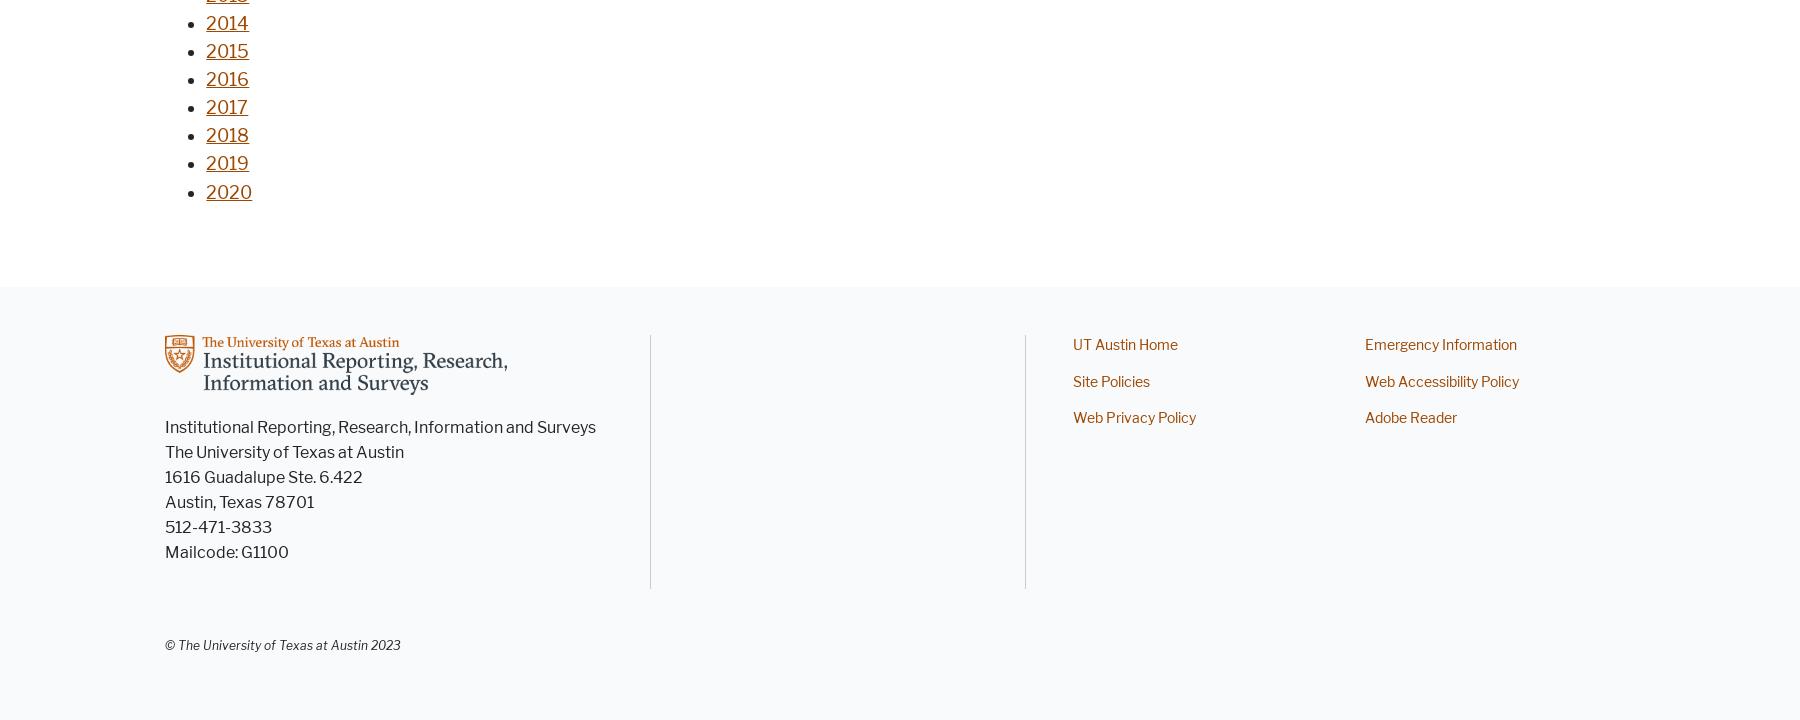 The width and height of the screenshot is (1800, 720). Describe the element at coordinates (1440, 381) in the screenshot. I see `'Web Accessibility Policy'` at that location.